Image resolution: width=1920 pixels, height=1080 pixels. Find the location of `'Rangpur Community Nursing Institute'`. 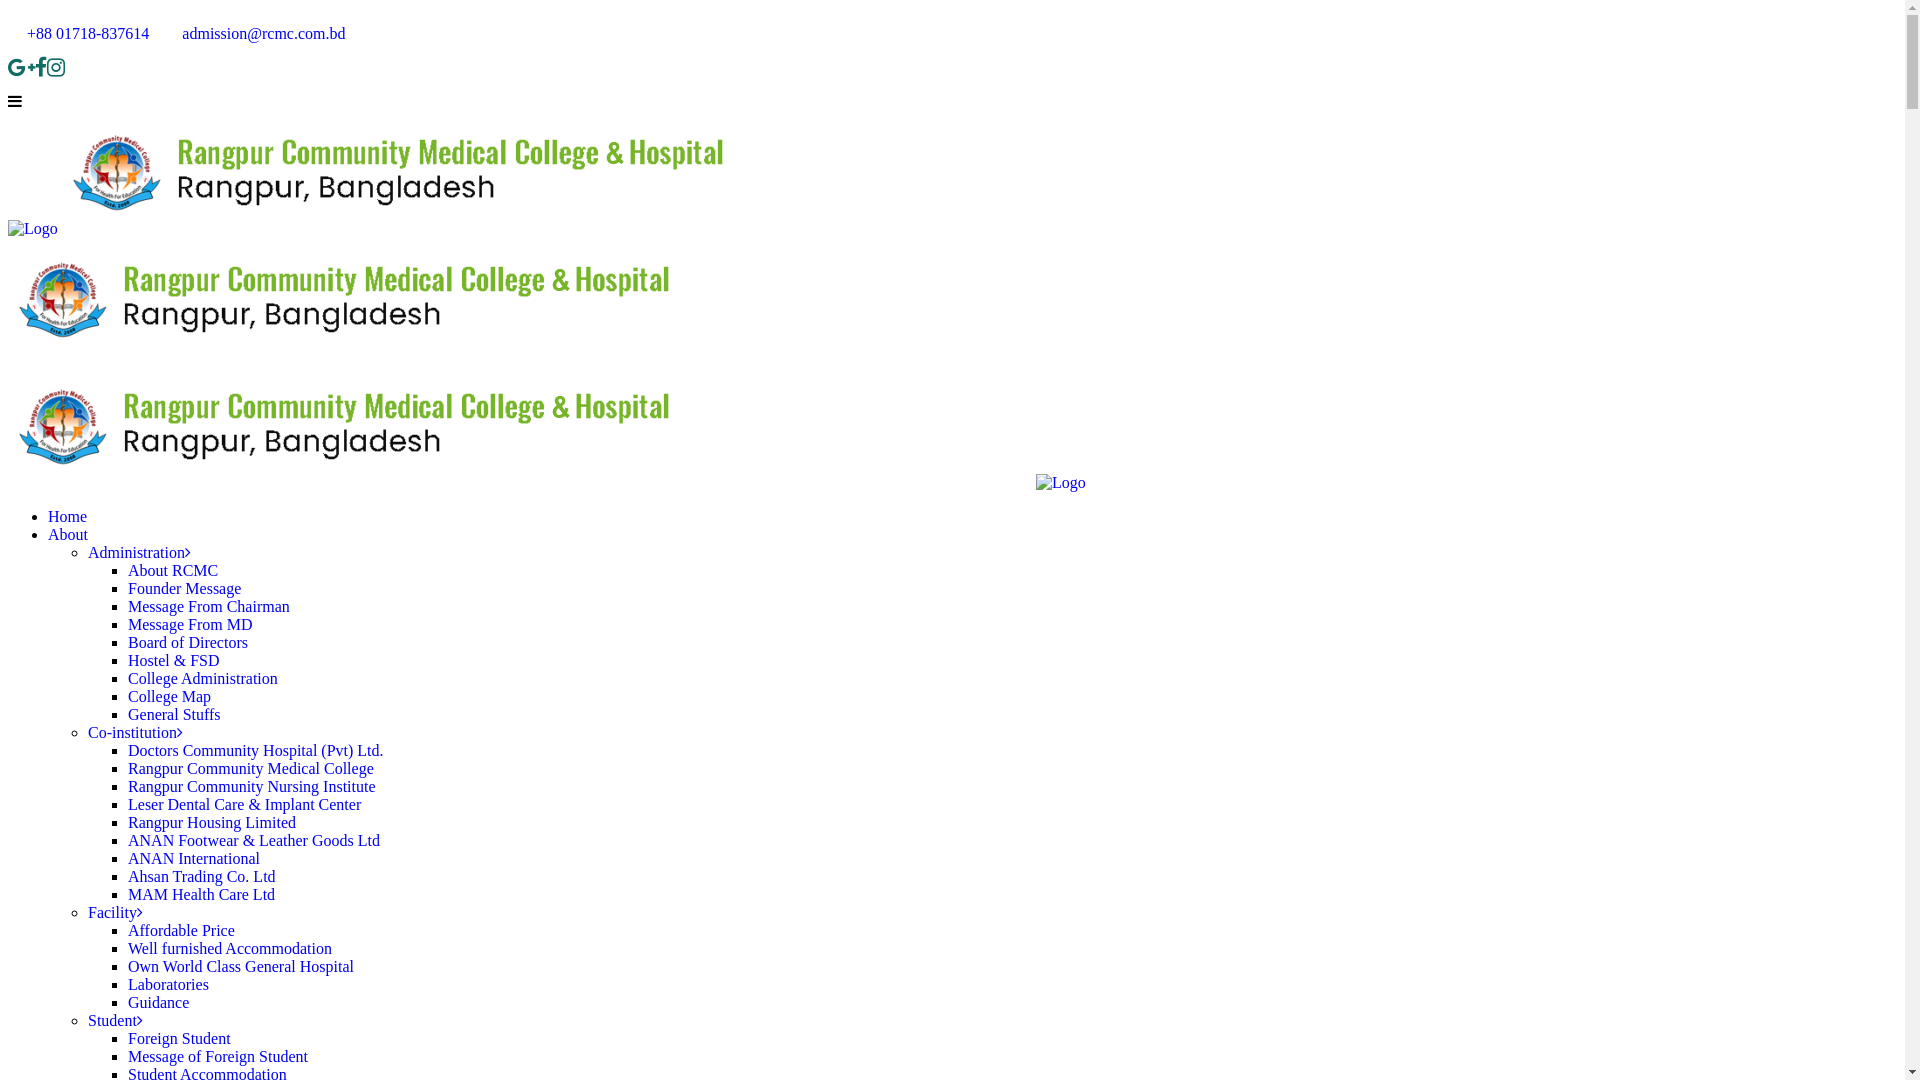

'Rangpur Community Nursing Institute' is located at coordinates (251, 785).